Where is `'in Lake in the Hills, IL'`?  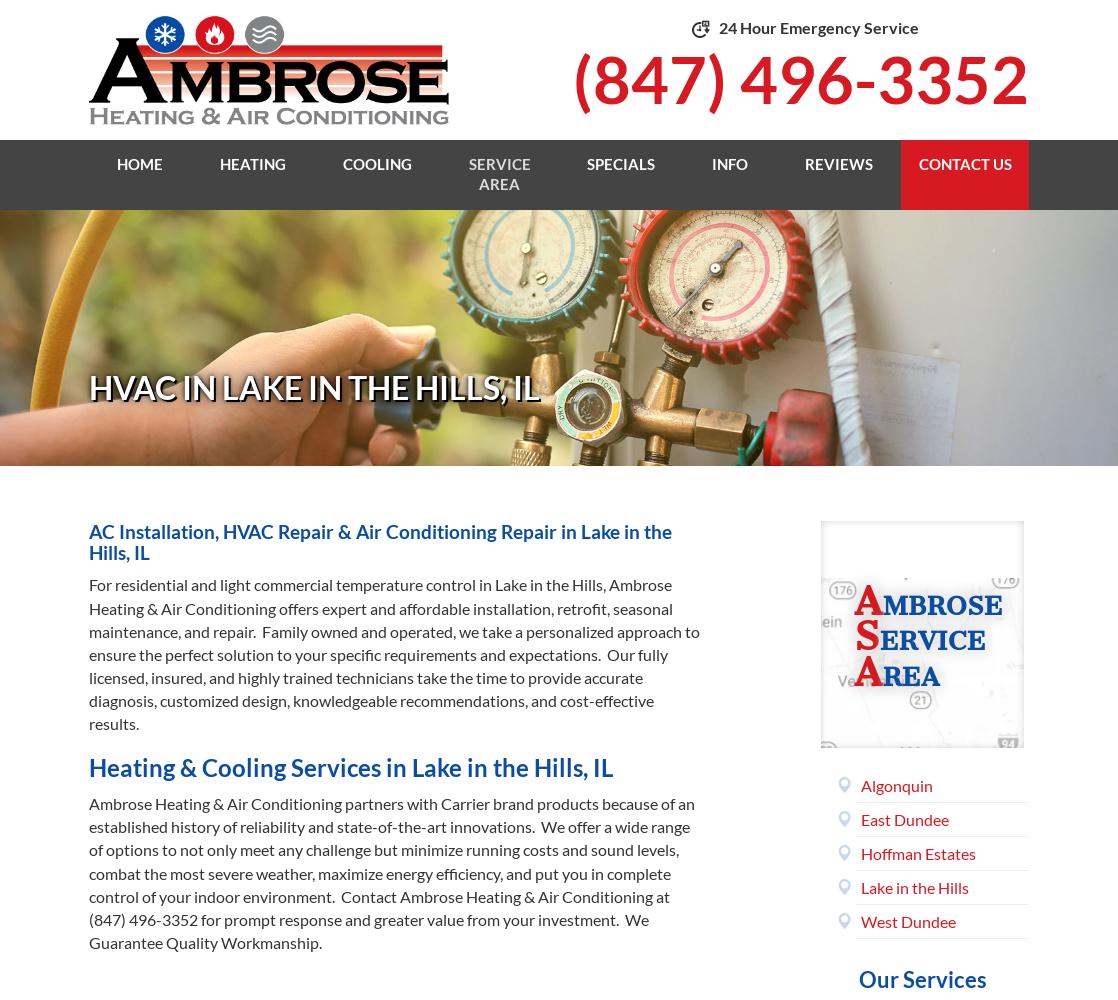
'in Lake in the Hills, IL' is located at coordinates (379, 541).